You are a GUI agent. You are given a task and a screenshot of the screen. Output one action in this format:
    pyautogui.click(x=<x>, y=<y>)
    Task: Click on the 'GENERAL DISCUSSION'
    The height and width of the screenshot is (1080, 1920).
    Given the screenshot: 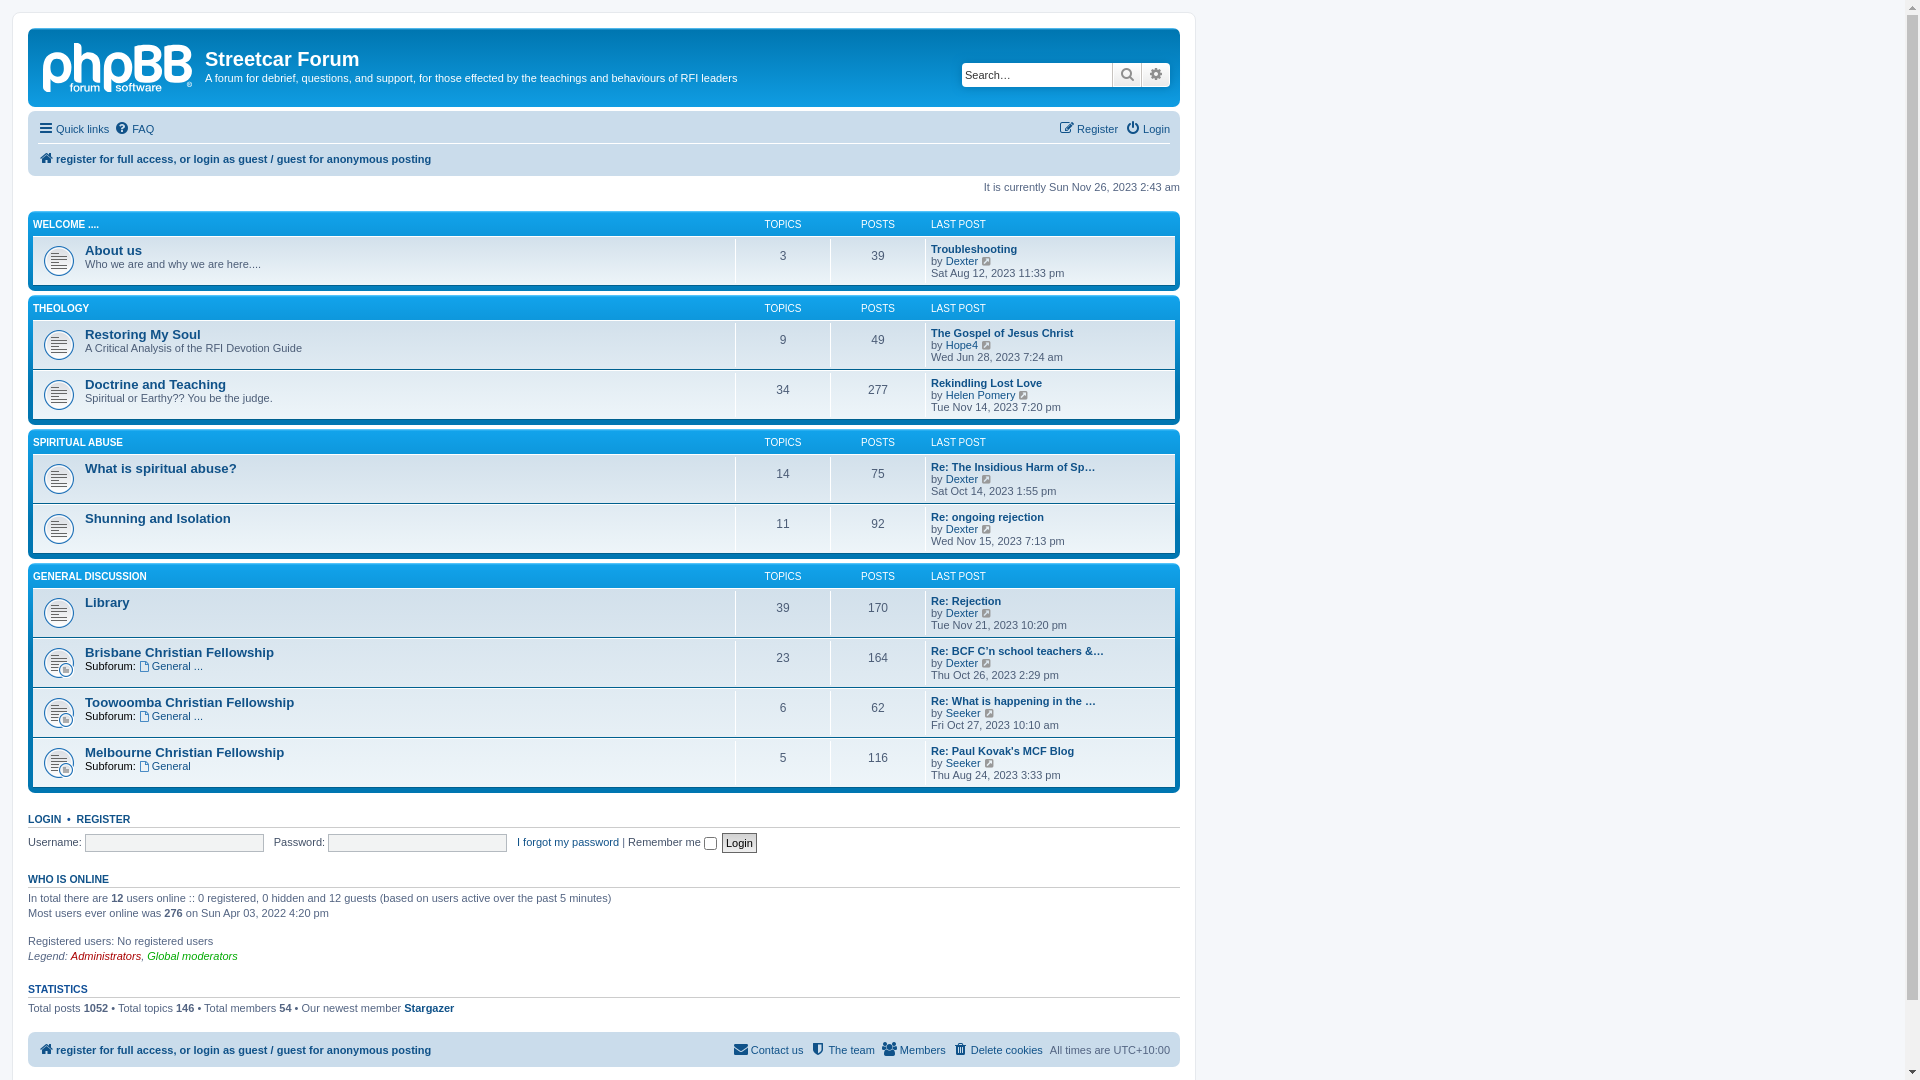 What is the action you would take?
    pyautogui.click(x=89, y=576)
    